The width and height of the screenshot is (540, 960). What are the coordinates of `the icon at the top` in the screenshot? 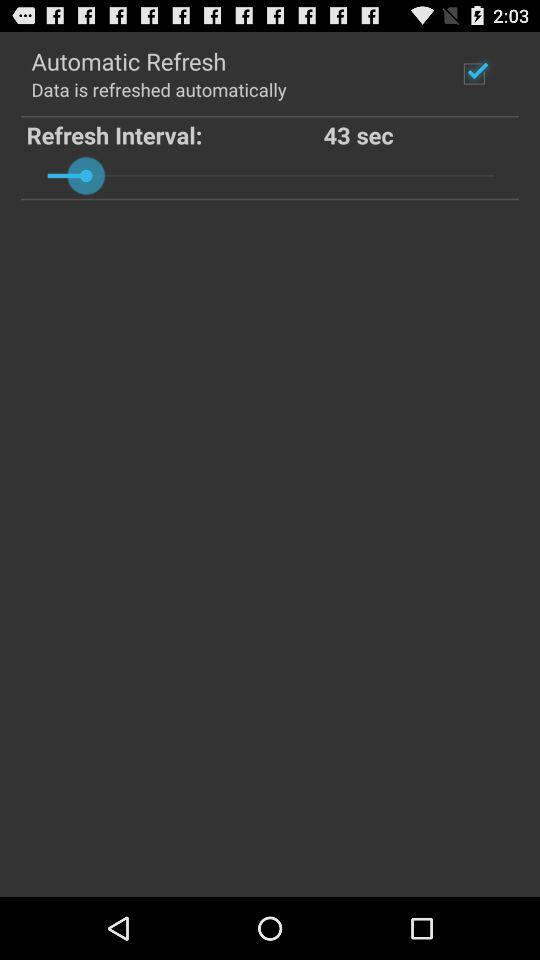 It's located at (270, 174).